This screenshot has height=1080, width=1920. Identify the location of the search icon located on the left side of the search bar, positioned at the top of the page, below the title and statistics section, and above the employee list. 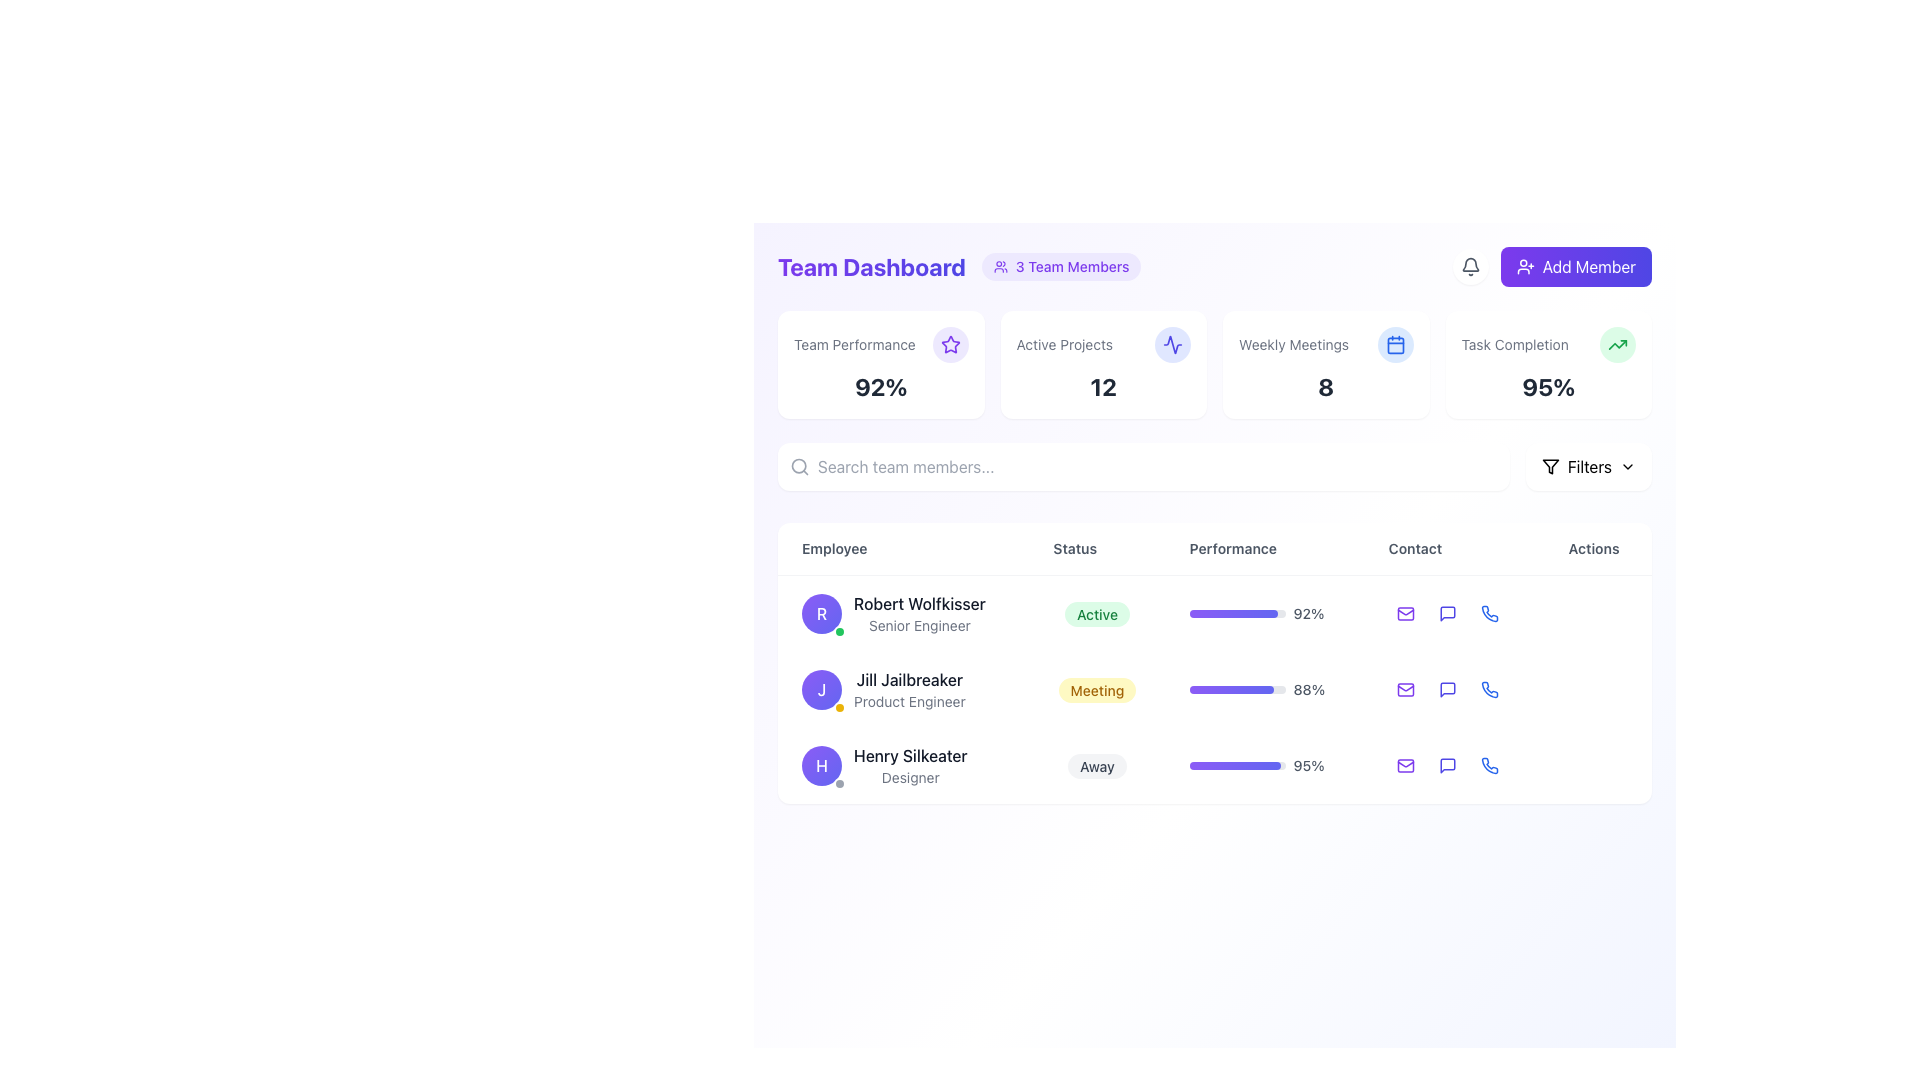
(800, 466).